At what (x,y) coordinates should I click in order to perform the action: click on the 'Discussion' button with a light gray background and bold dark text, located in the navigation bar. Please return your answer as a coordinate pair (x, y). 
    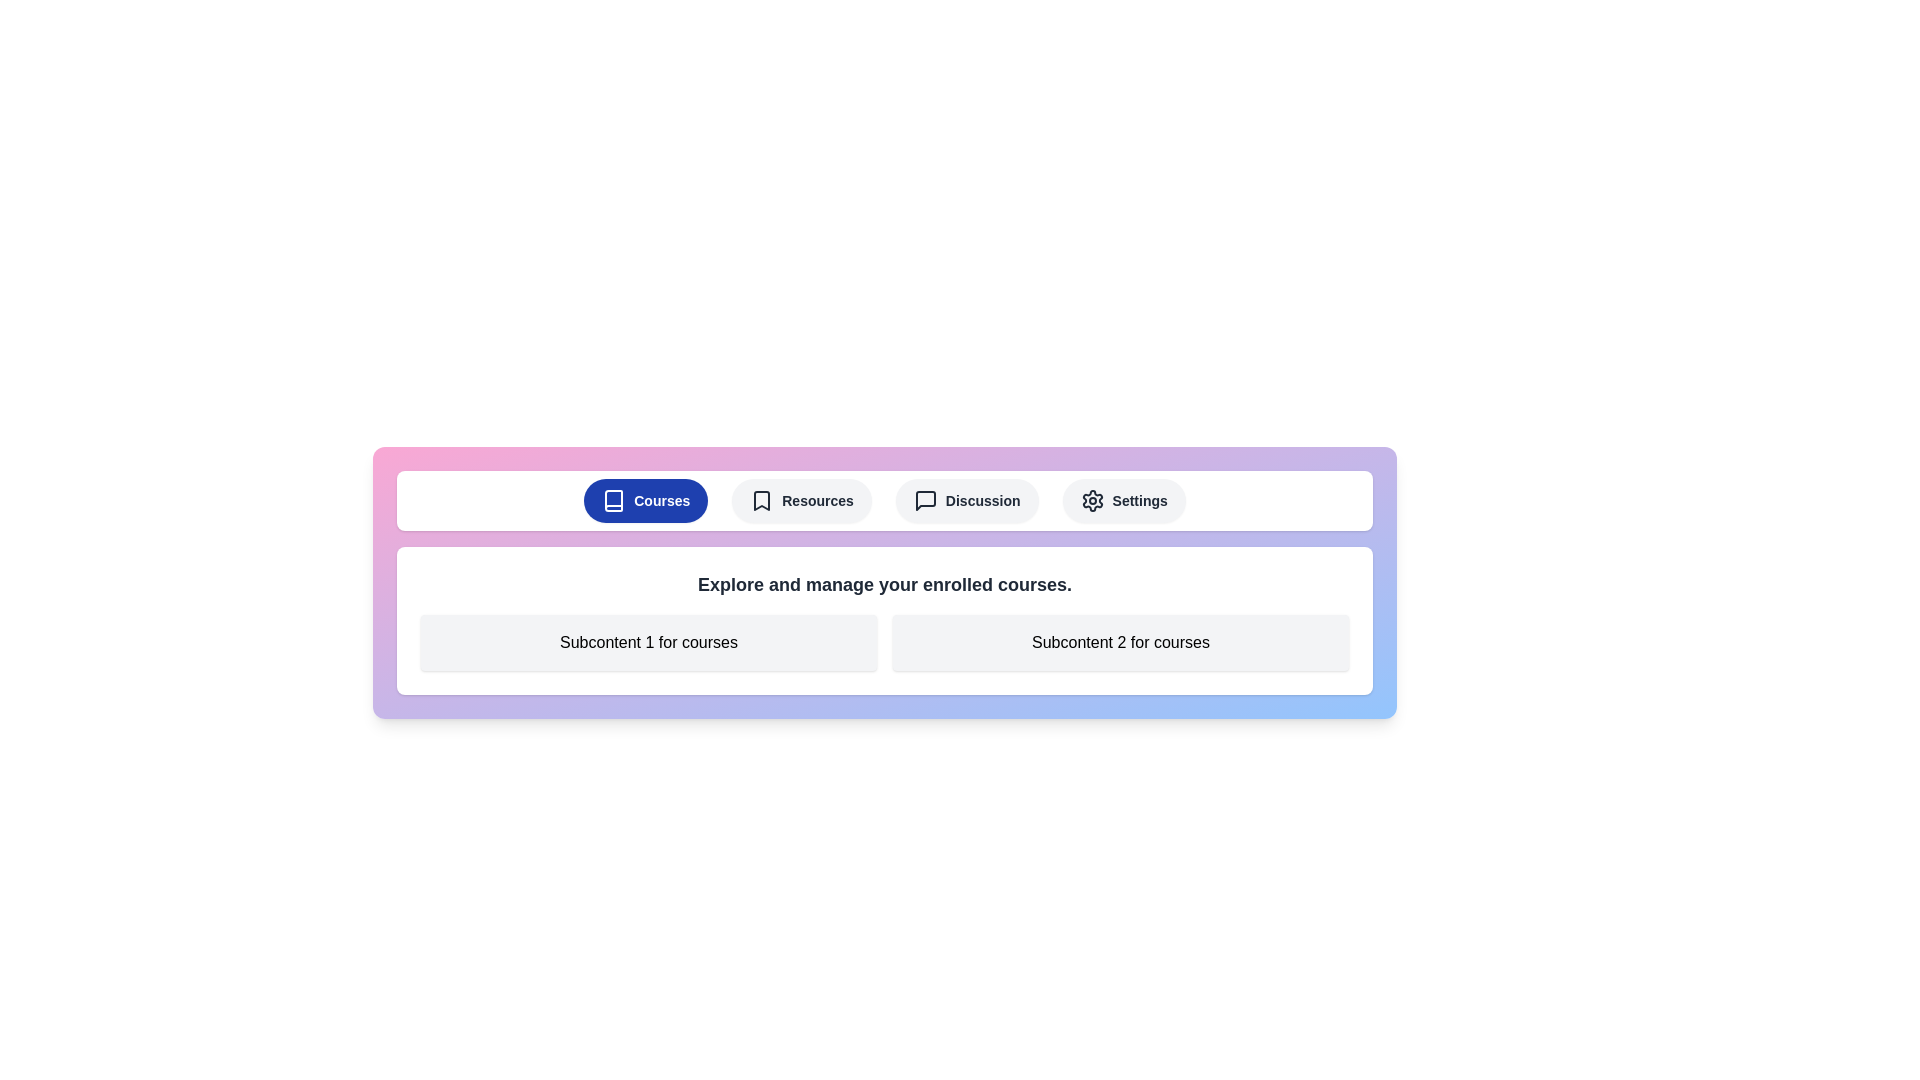
    Looking at the image, I should click on (966, 500).